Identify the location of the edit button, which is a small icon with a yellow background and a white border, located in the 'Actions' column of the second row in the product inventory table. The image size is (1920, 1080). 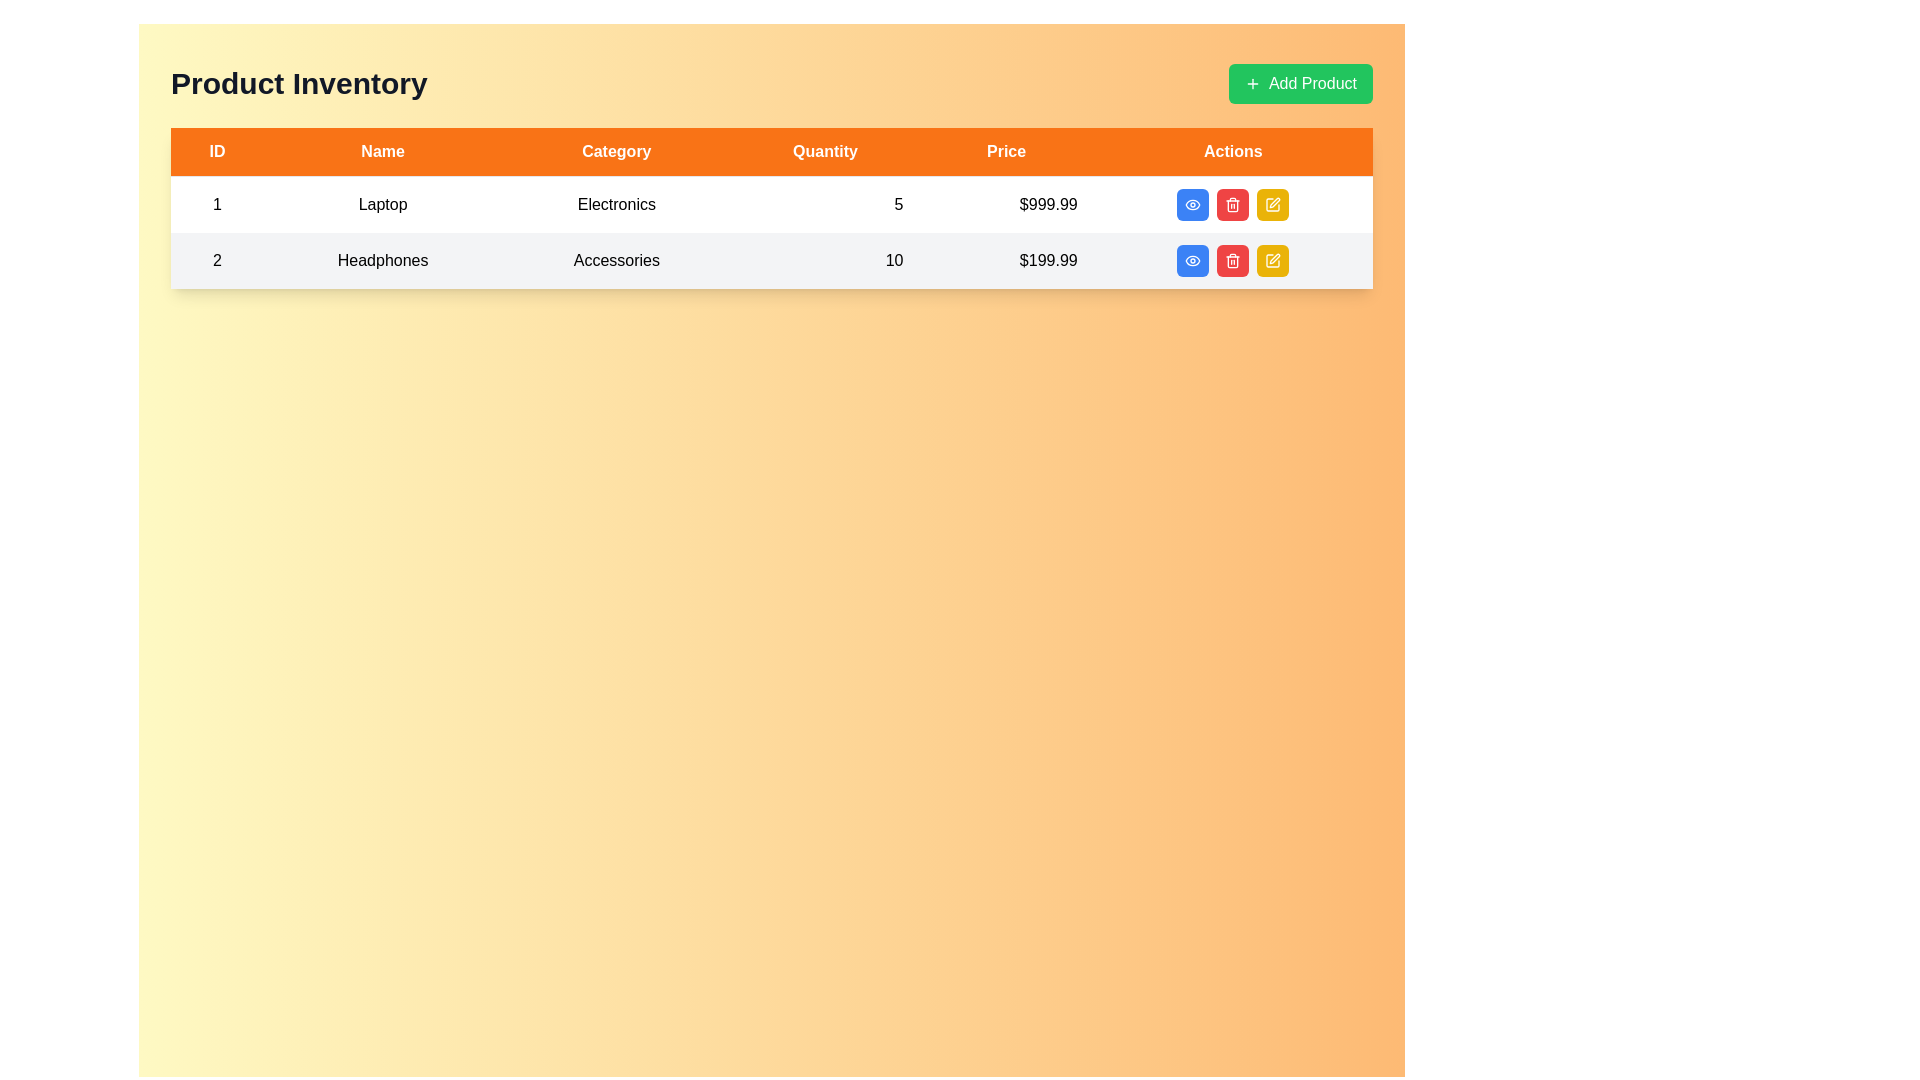
(1272, 204).